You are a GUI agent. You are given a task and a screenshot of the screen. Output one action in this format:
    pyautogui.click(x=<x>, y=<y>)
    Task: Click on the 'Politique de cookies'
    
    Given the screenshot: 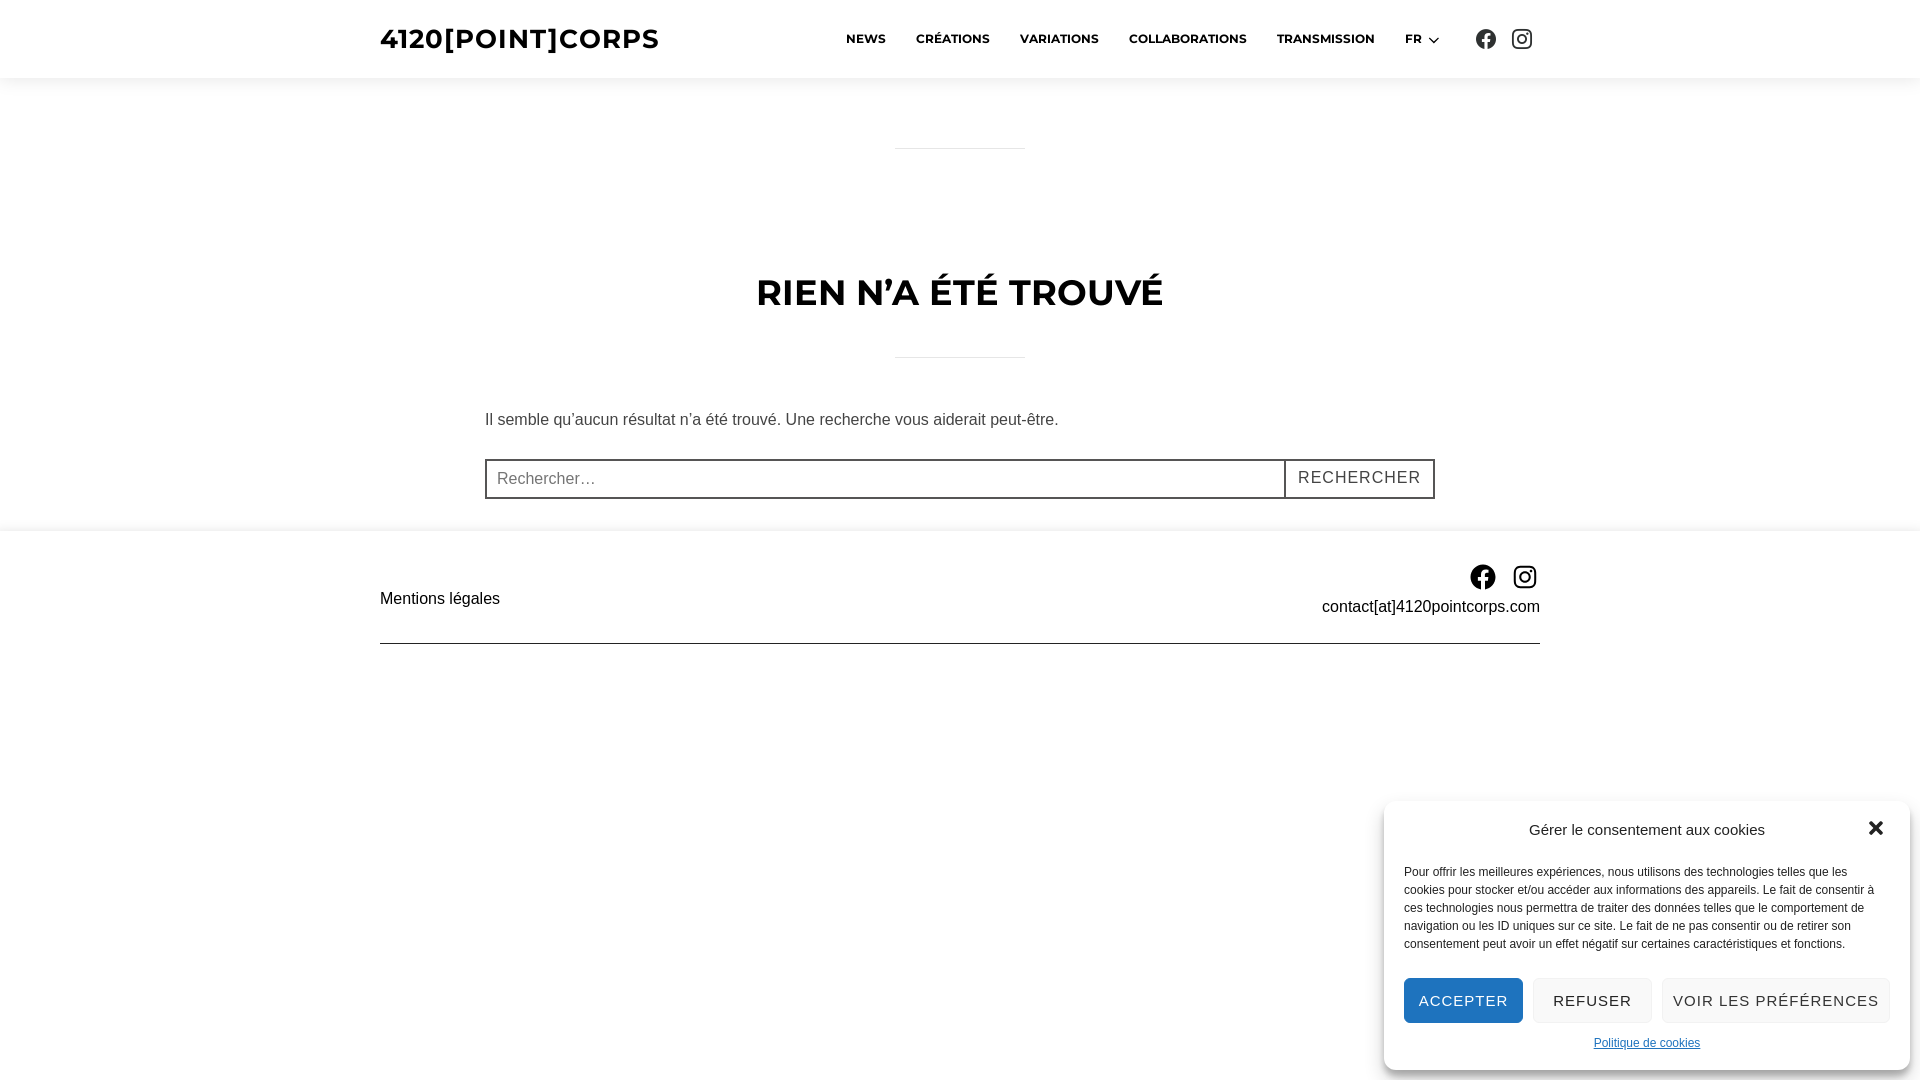 What is the action you would take?
    pyautogui.click(x=1647, y=1043)
    